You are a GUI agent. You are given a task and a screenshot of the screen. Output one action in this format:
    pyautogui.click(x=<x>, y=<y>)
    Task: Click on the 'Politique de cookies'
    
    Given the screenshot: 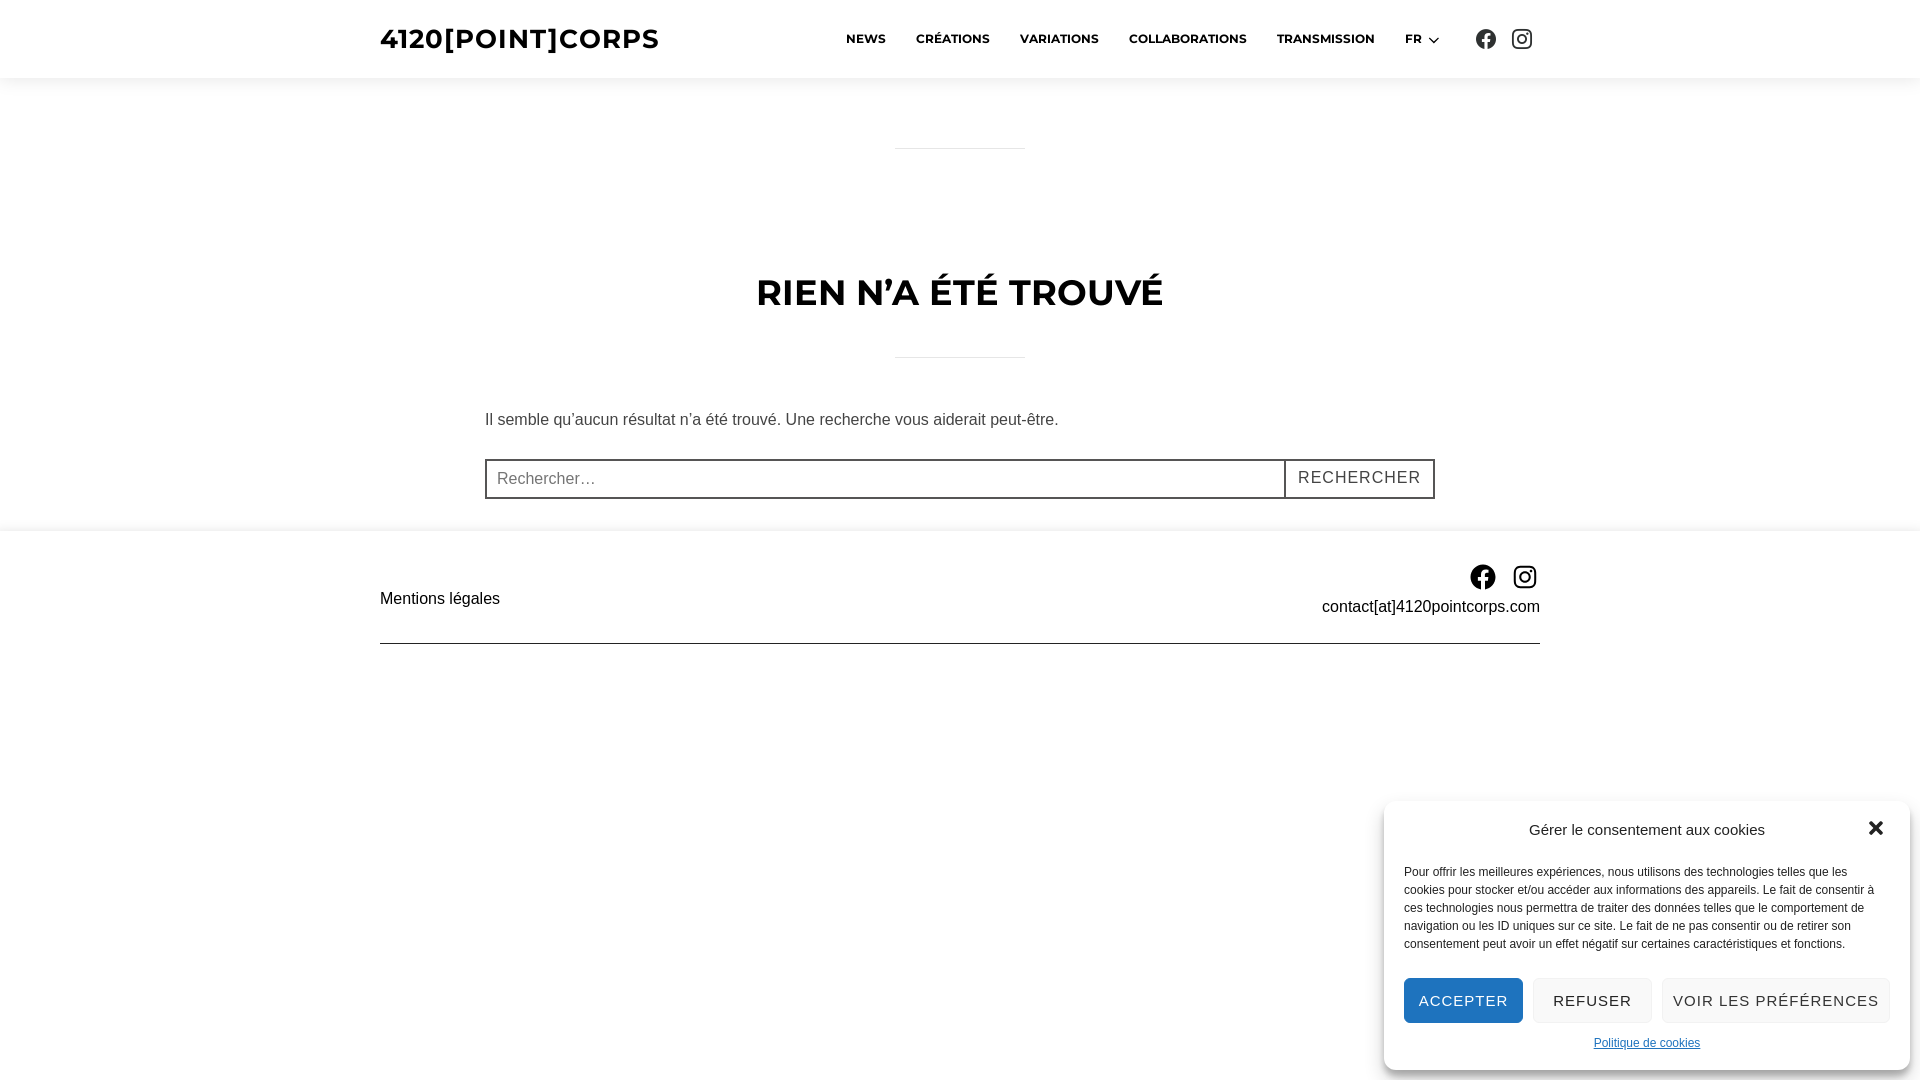 What is the action you would take?
    pyautogui.click(x=1647, y=1043)
    